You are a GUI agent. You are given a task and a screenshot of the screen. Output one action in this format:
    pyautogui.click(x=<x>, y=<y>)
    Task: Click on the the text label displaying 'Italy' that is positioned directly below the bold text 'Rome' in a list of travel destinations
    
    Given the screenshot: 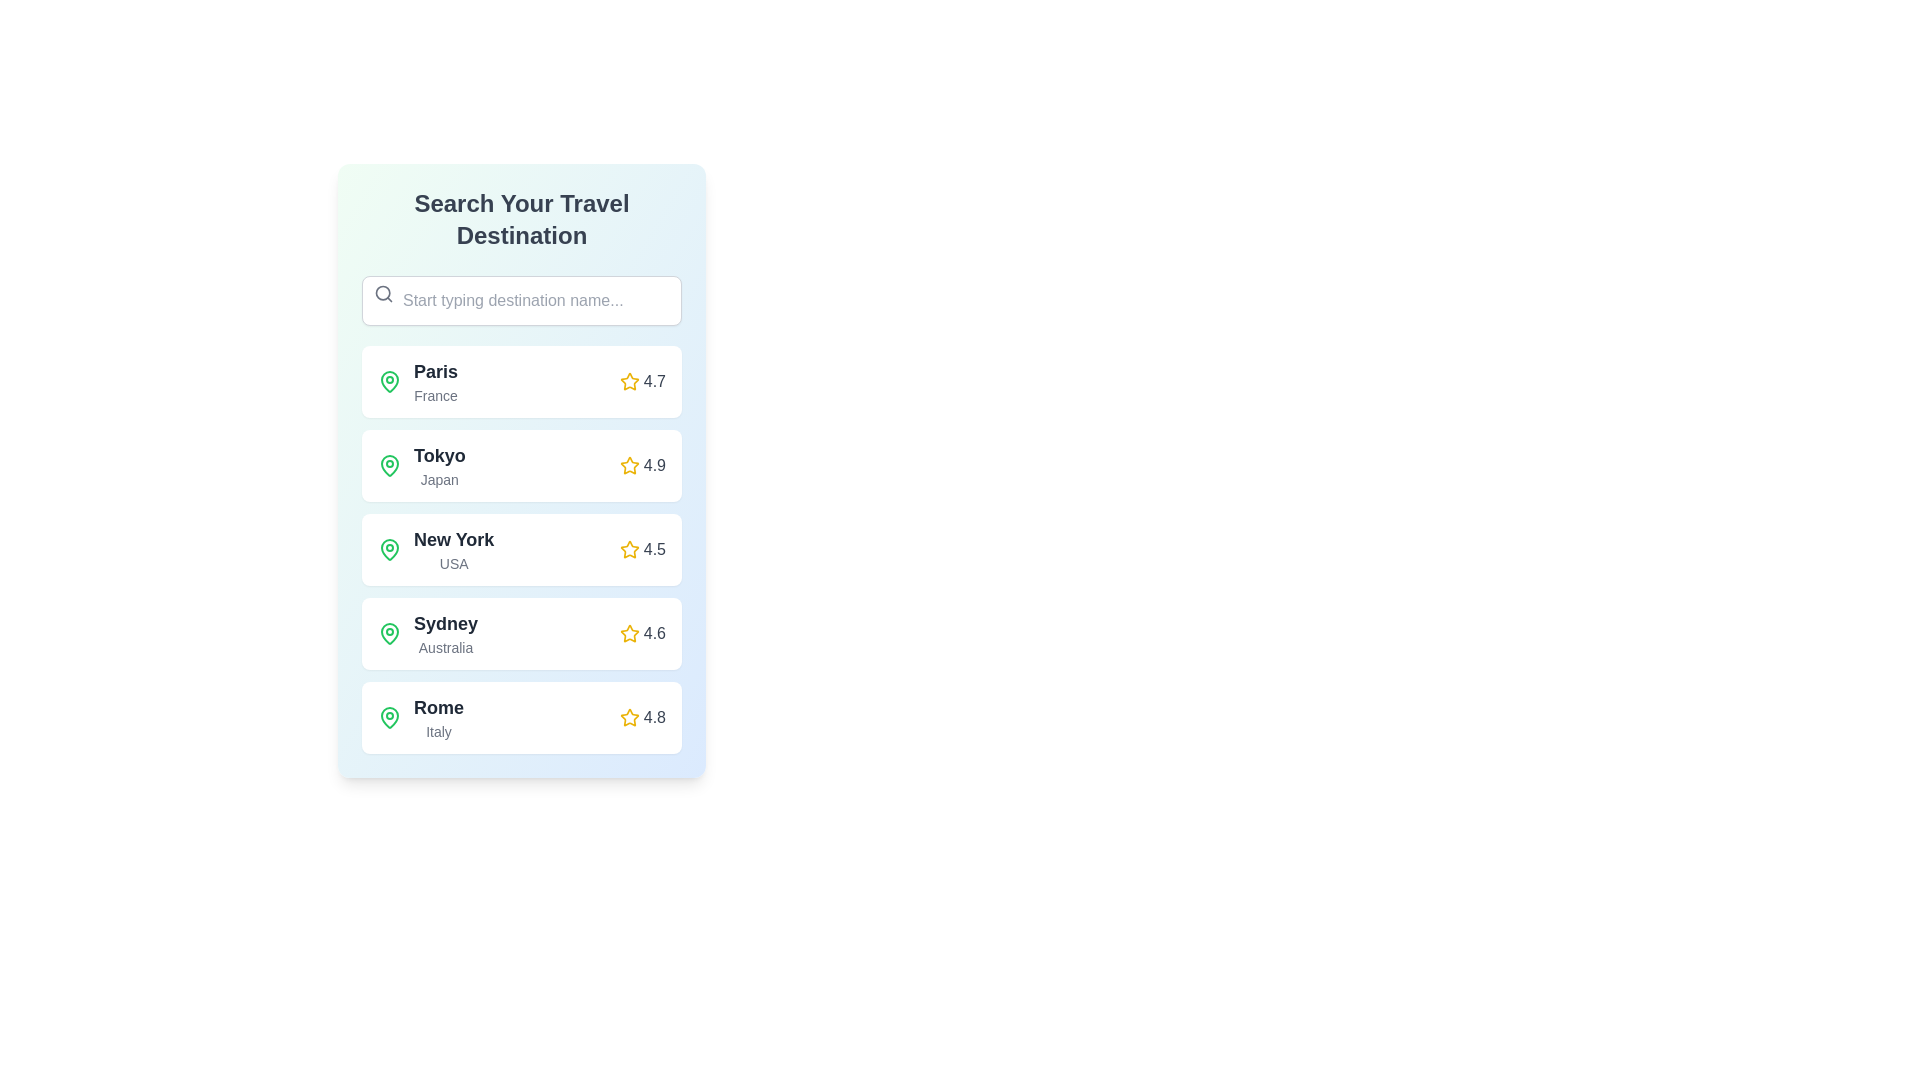 What is the action you would take?
    pyautogui.click(x=438, y=732)
    